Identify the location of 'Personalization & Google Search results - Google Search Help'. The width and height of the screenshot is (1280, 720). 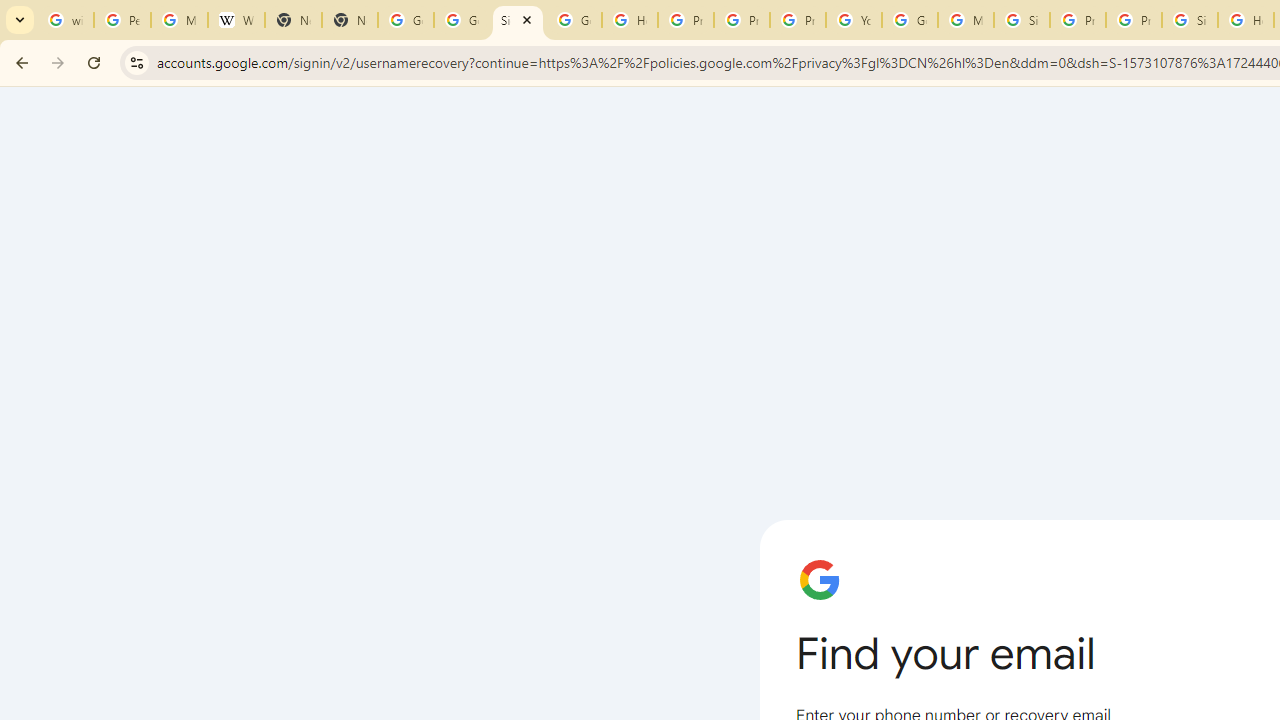
(121, 20).